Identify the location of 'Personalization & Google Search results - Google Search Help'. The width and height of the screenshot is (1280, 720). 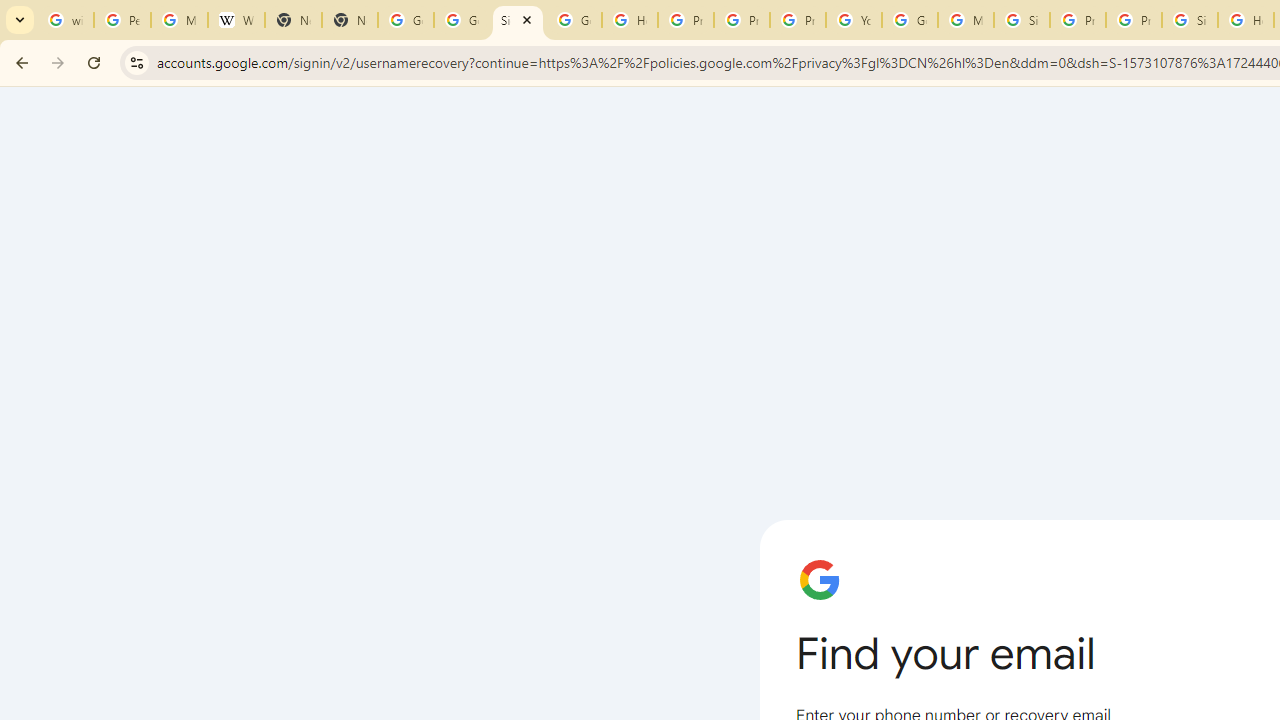
(121, 20).